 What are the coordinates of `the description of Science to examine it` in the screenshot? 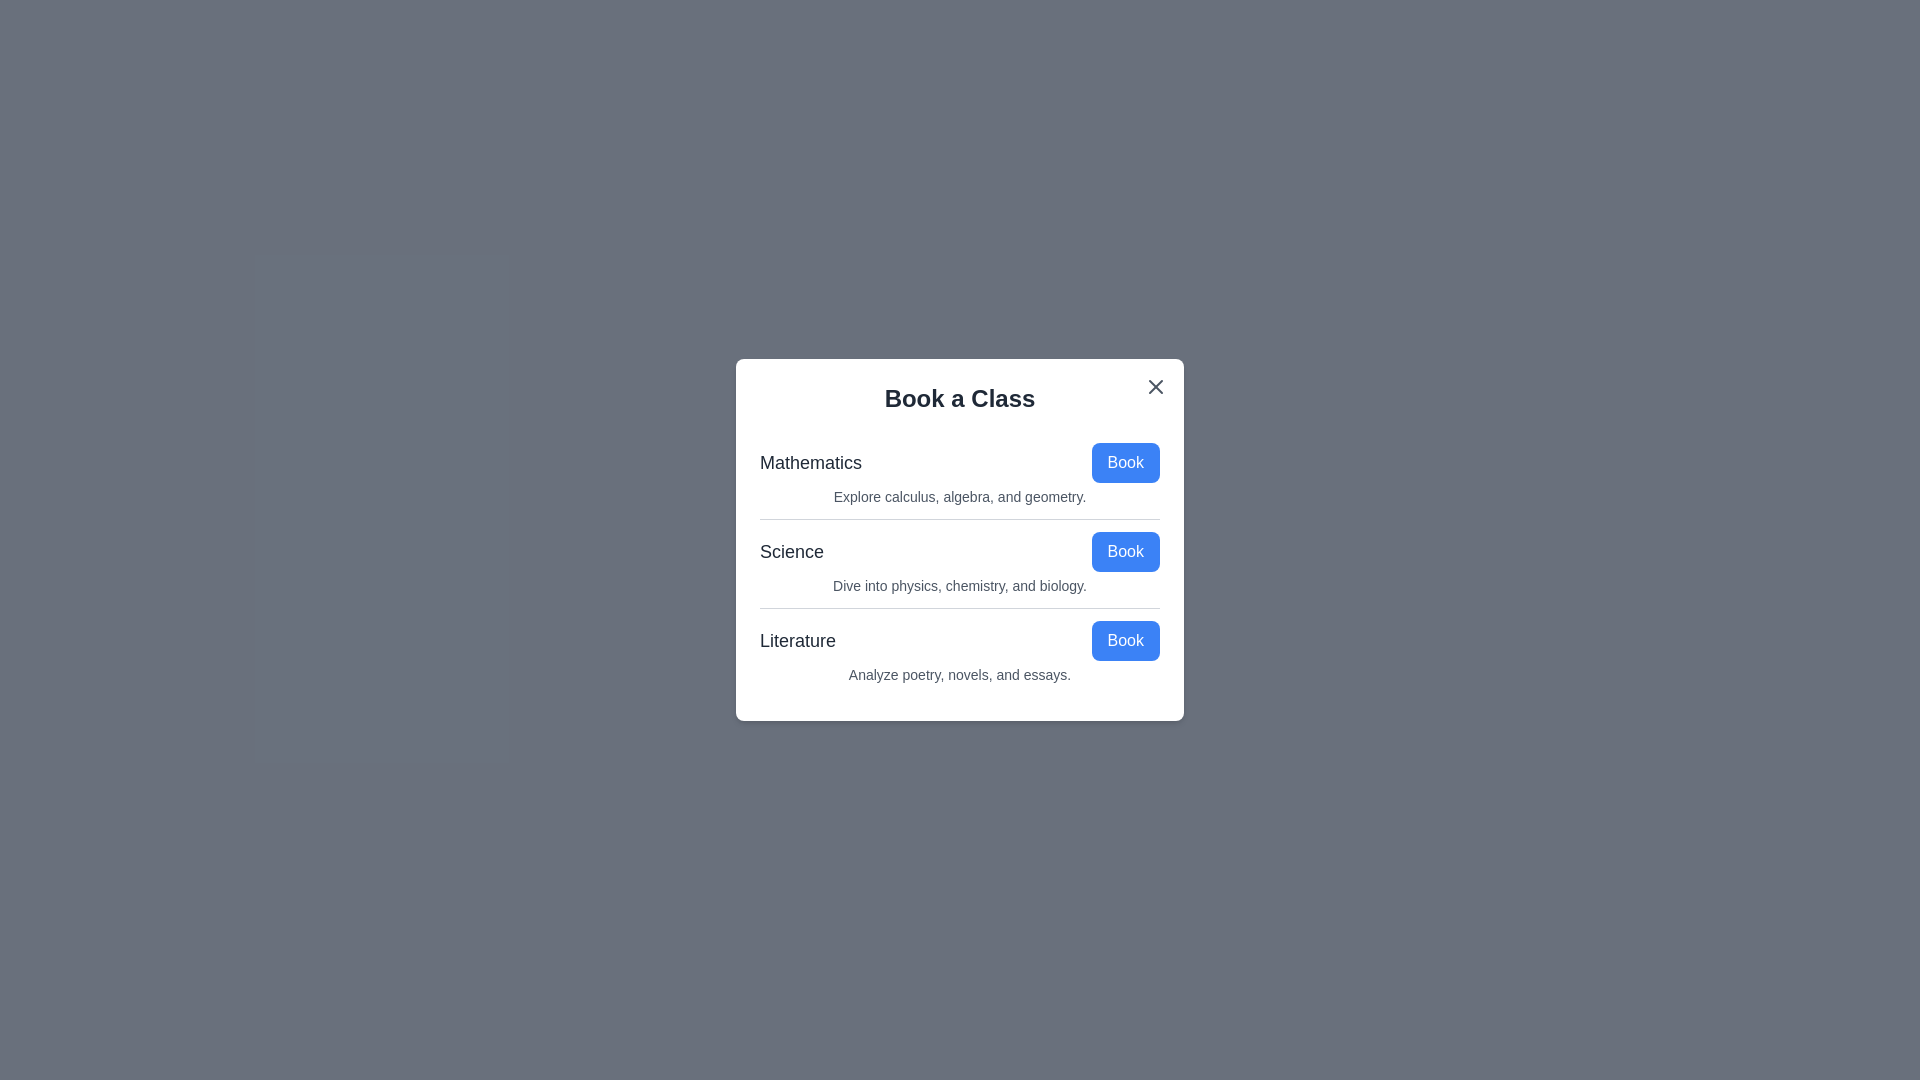 It's located at (960, 585).